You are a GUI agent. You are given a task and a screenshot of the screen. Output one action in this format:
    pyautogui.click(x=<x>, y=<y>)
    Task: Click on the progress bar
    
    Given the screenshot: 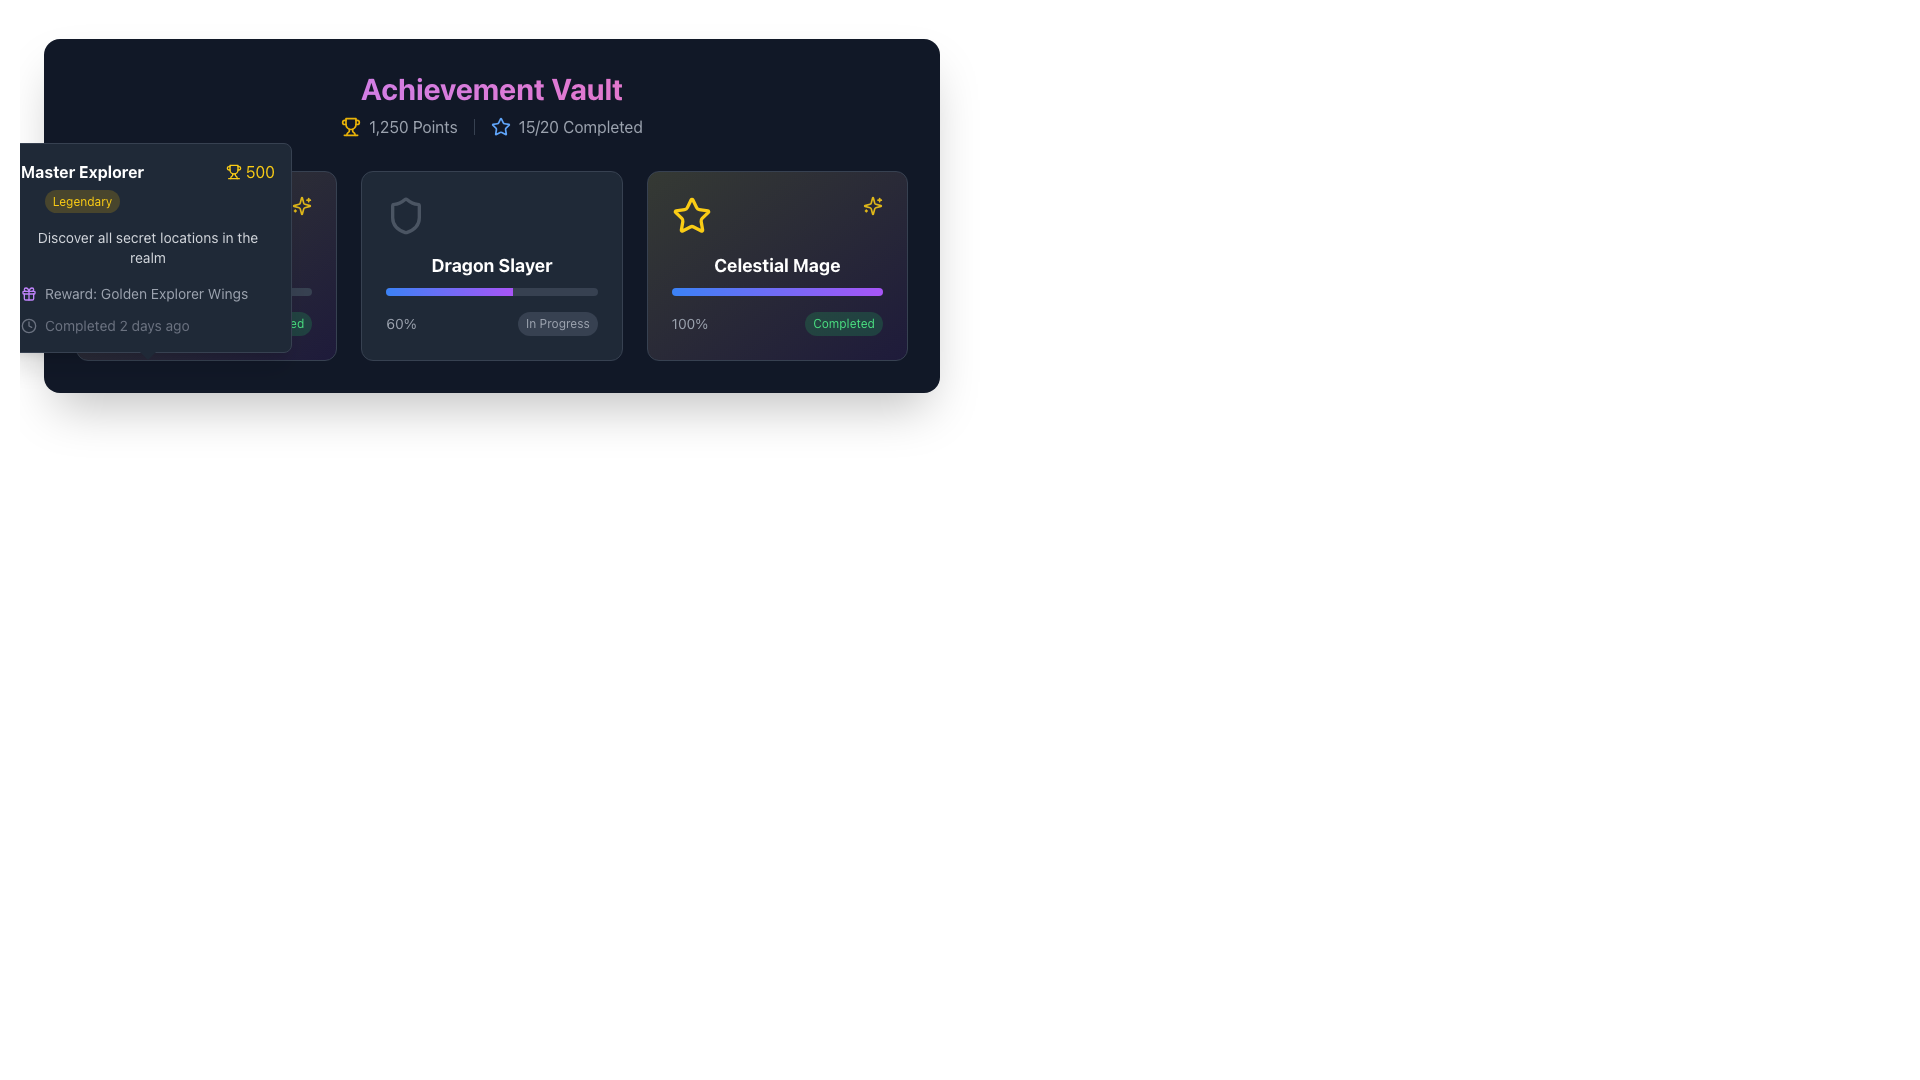 What is the action you would take?
    pyautogui.click(x=445, y=292)
    